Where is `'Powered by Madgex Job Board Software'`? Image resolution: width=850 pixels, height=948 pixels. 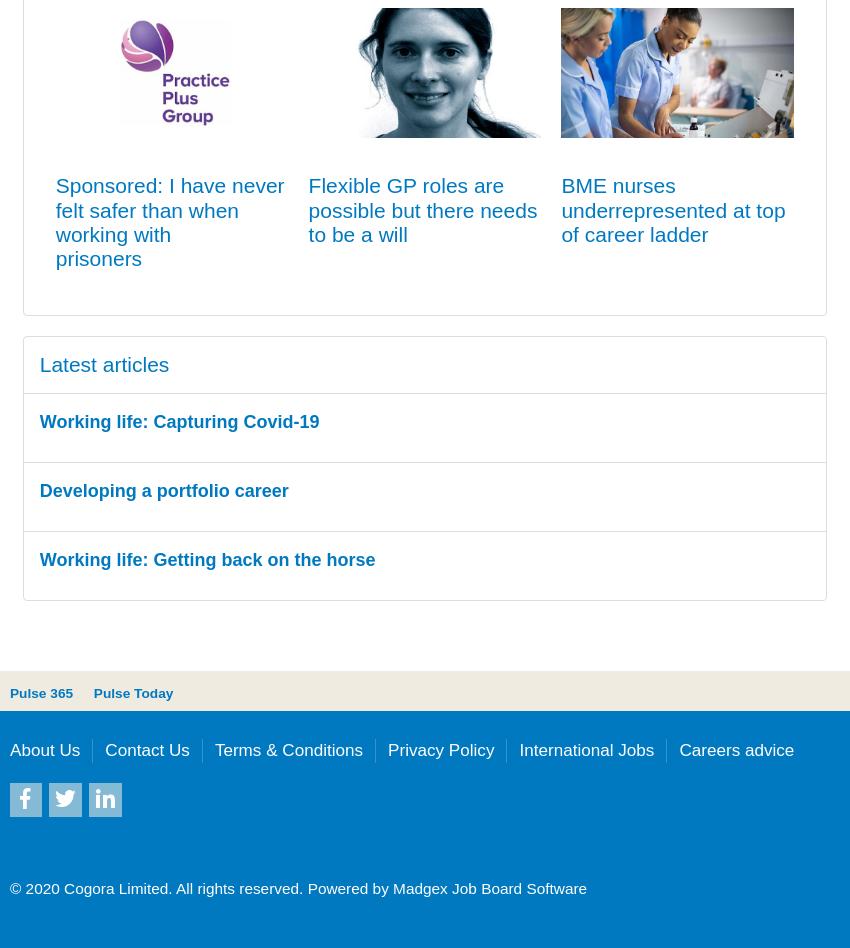 'Powered by Madgex Job Board Software' is located at coordinates (303, 886).